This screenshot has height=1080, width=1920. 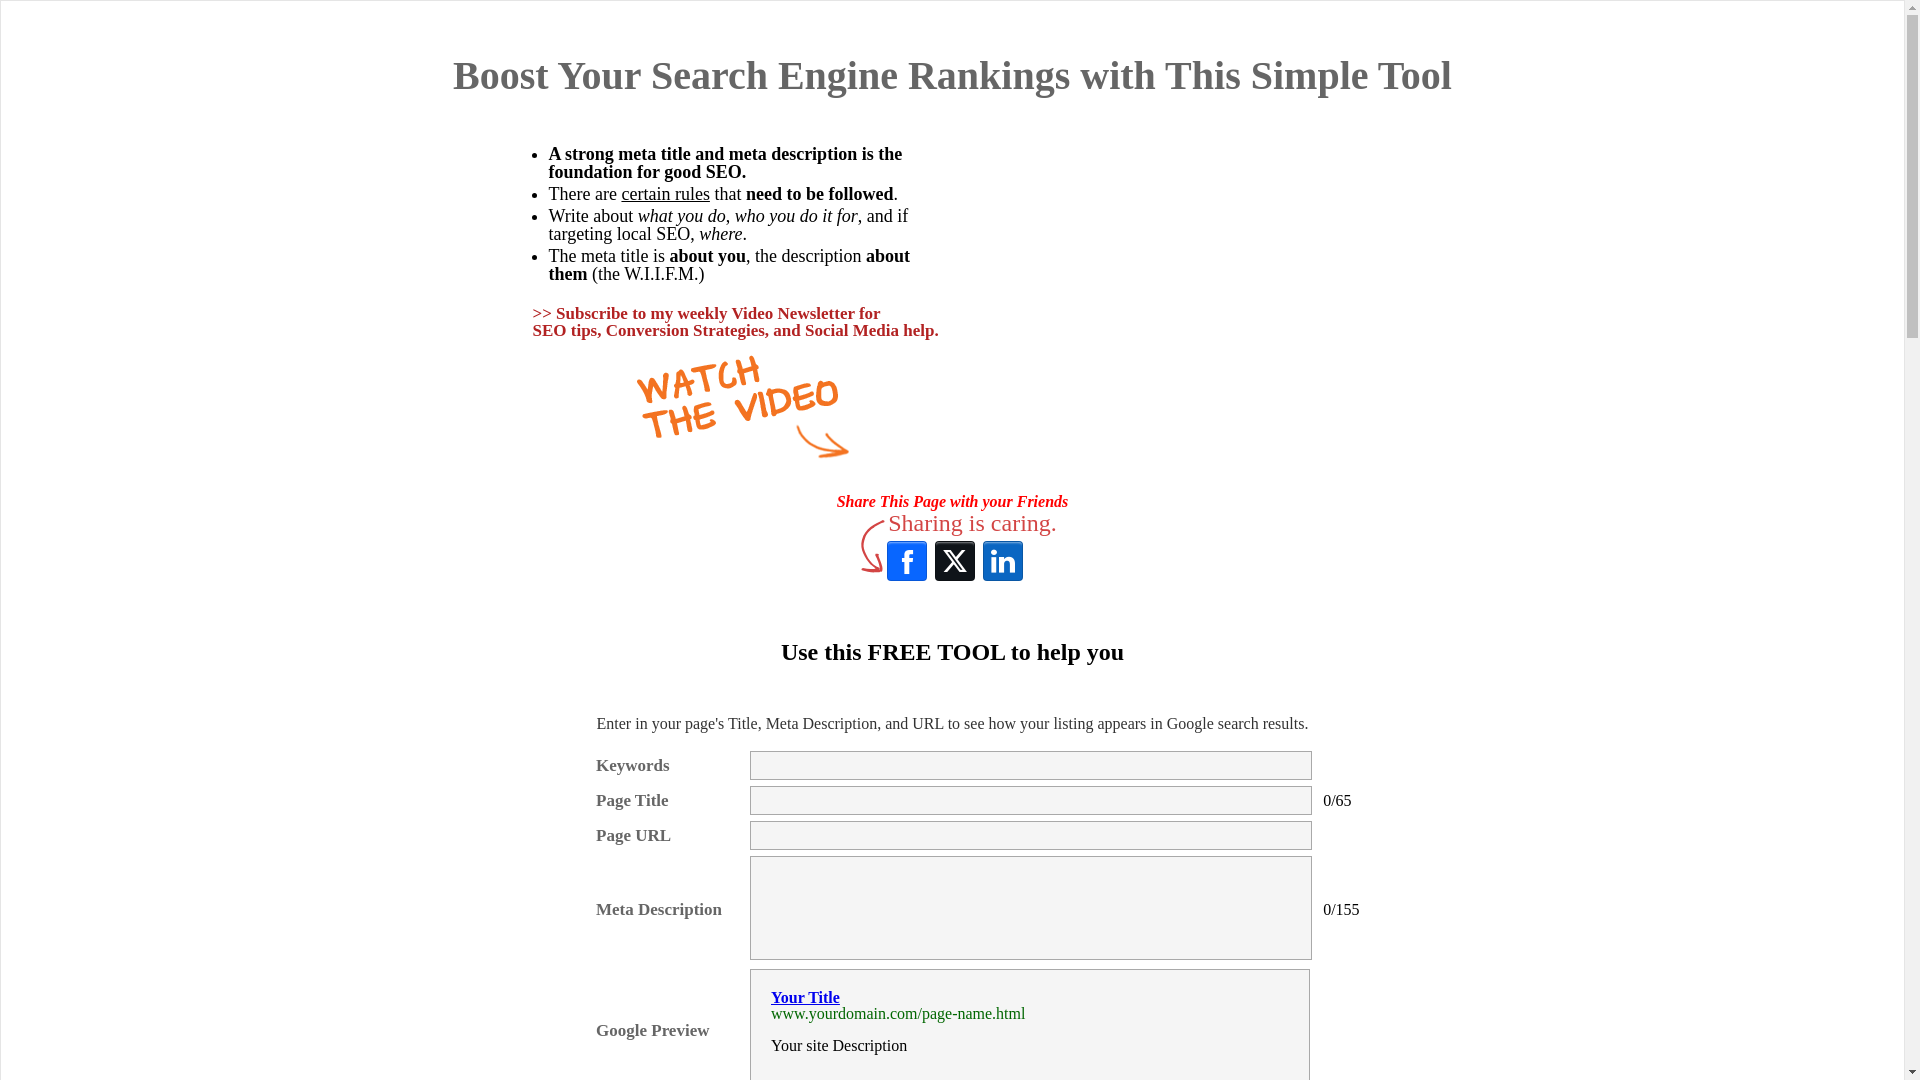 I want to click on 'Facebook', so click(x=906, y=560).